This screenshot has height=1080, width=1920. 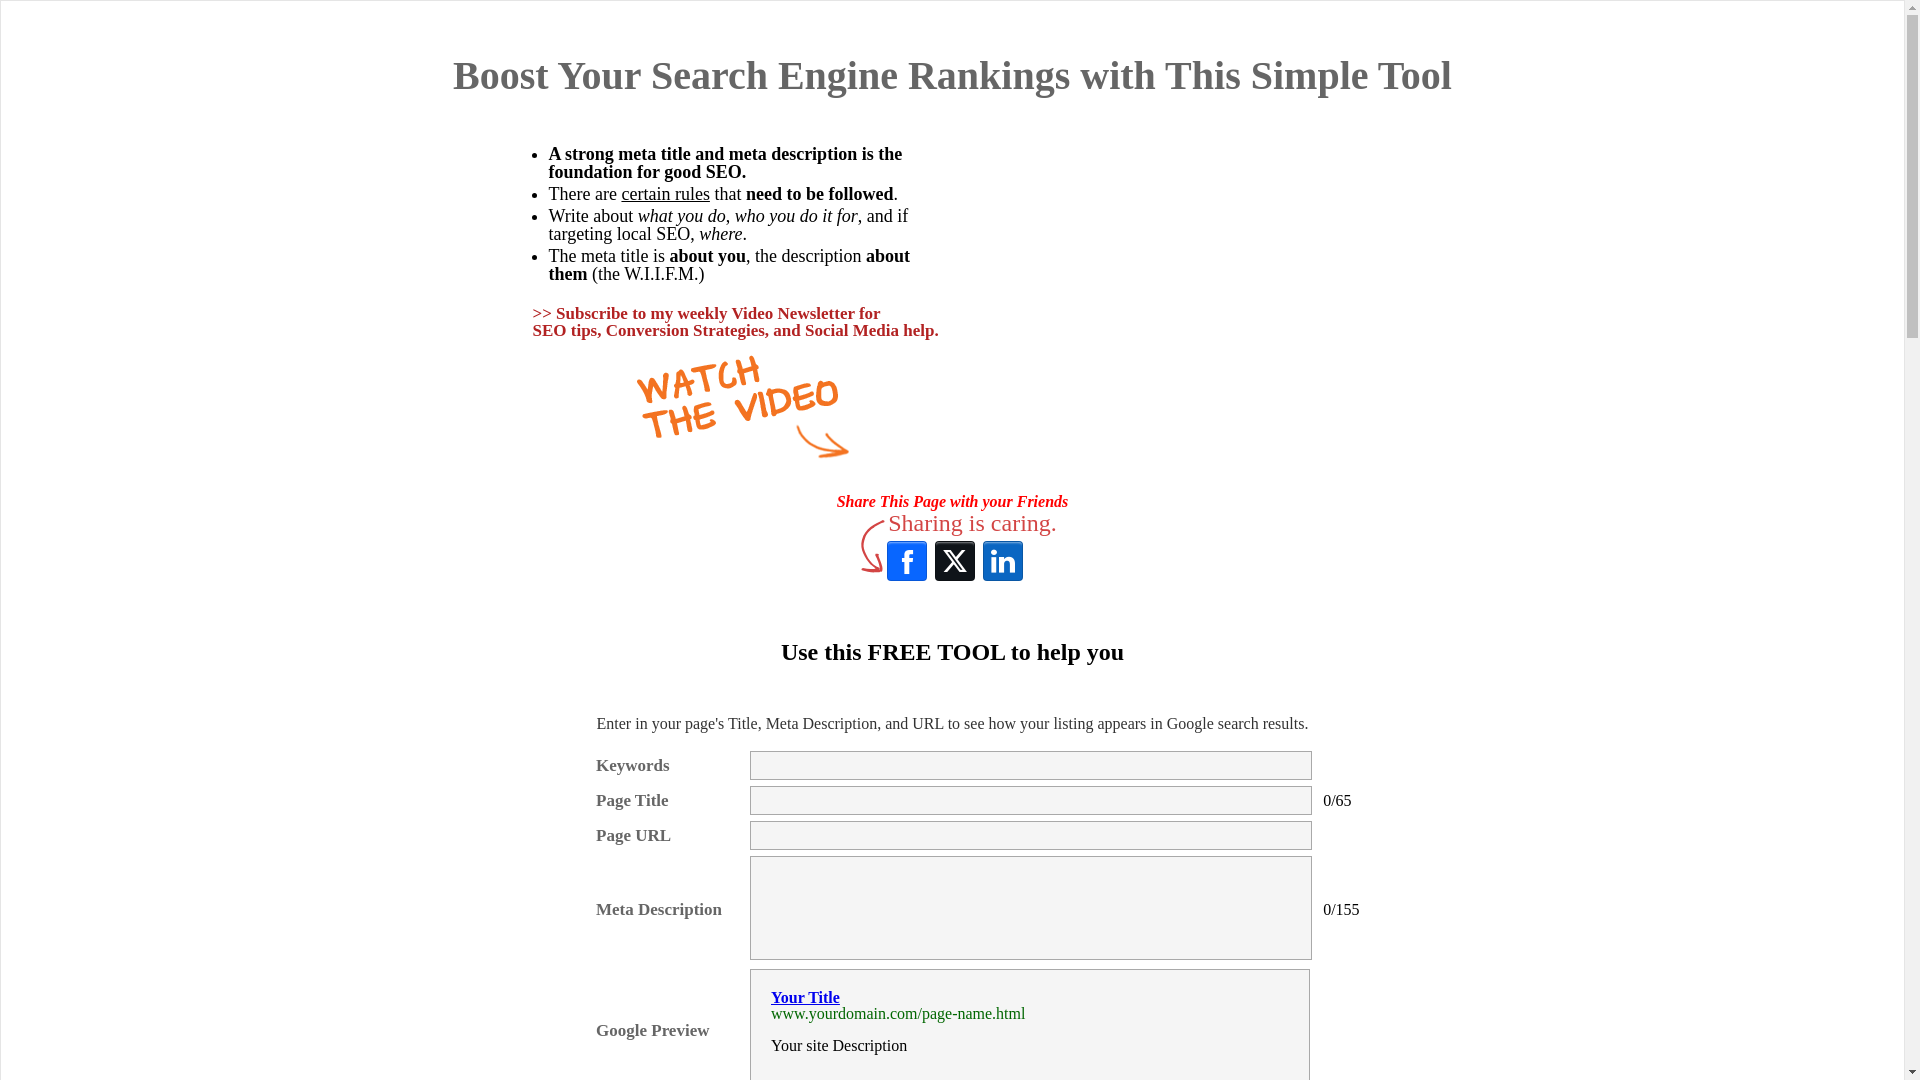 I want to click on 'Facebook', so click(x=906, y=560).